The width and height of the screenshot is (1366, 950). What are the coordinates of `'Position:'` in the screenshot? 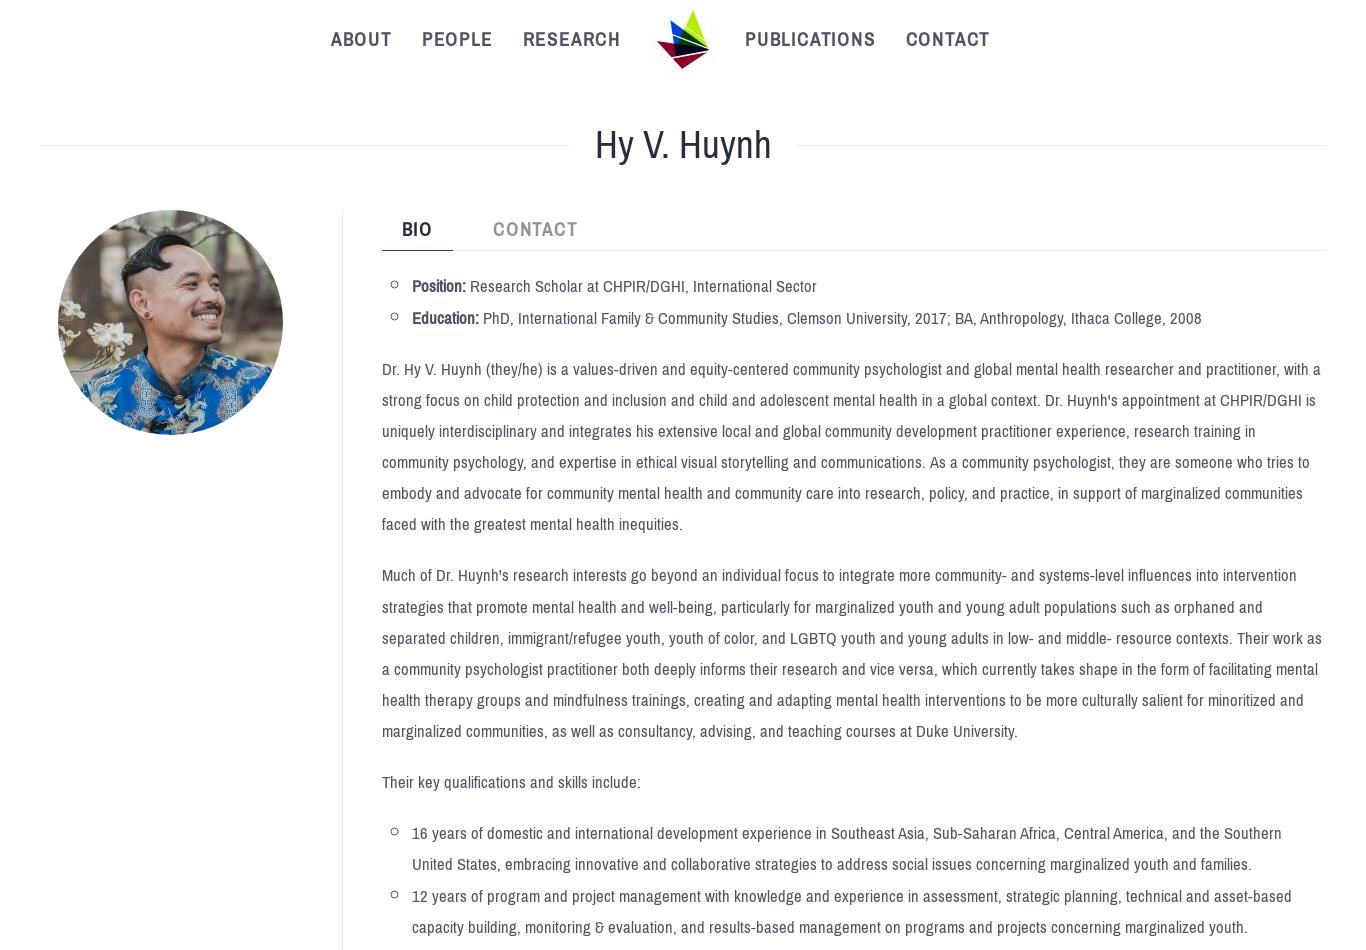 It's located at (410, 285).